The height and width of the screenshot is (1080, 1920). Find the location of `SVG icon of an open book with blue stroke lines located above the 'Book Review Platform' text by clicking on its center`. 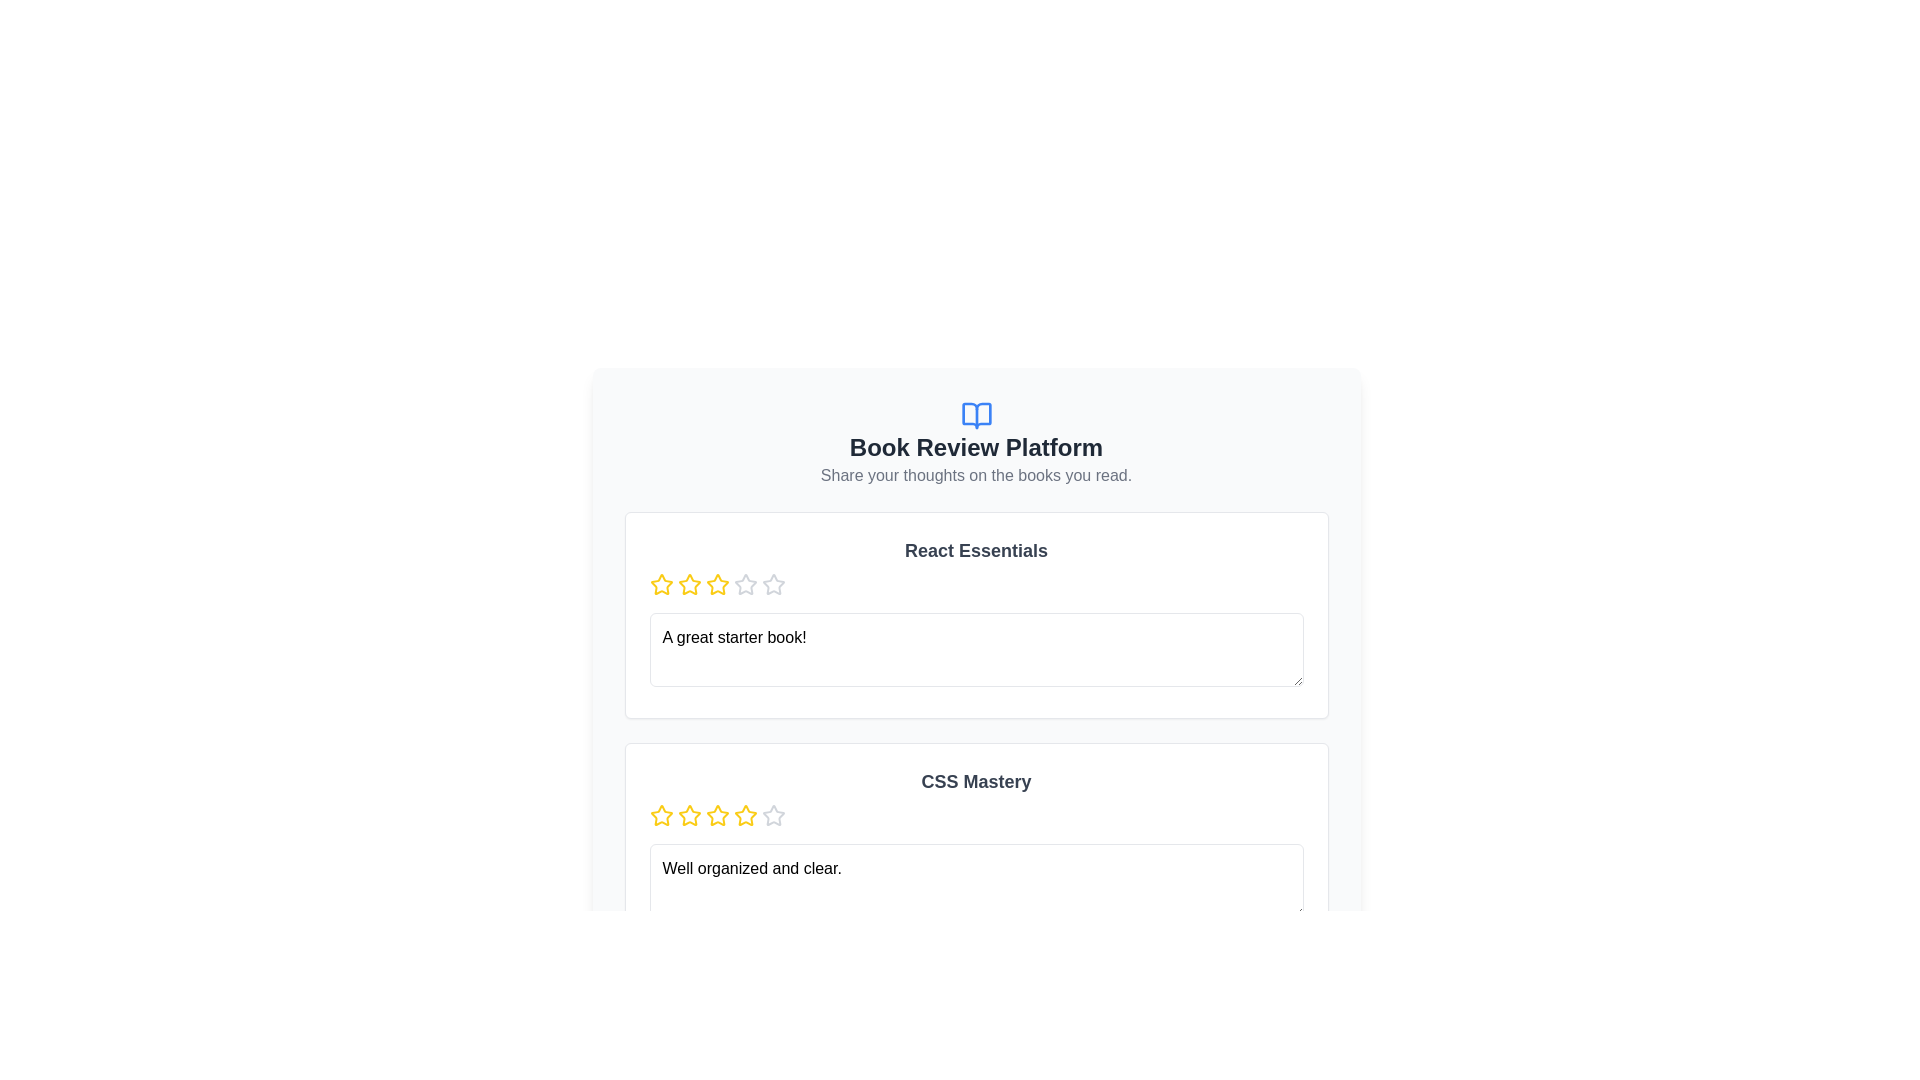

SVG icon of an open book with blue stroke lines located above the 'Book Review Platform' text by clicking on its center is located at coordinates (976, 415).